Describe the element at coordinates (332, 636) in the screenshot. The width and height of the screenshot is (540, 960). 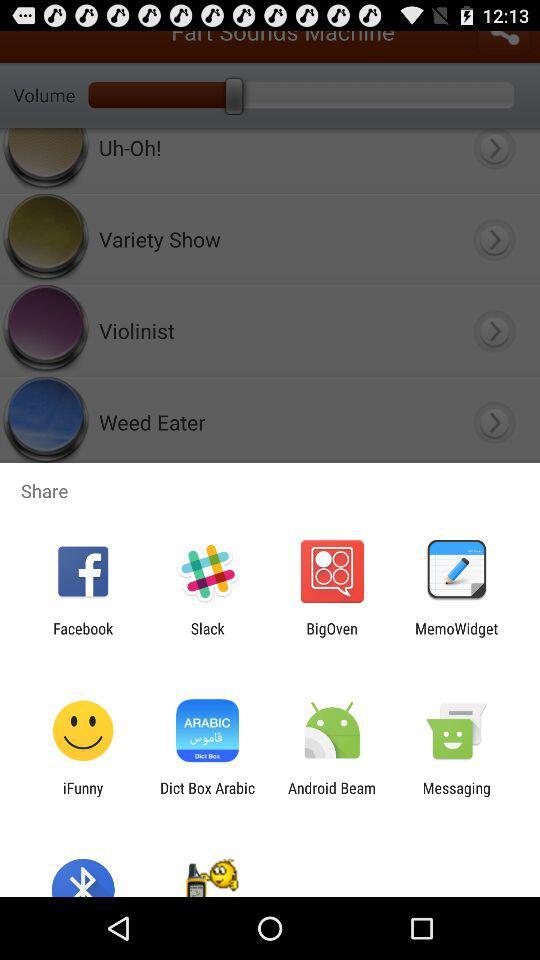
I see `item next to the memowidget app` at that location.